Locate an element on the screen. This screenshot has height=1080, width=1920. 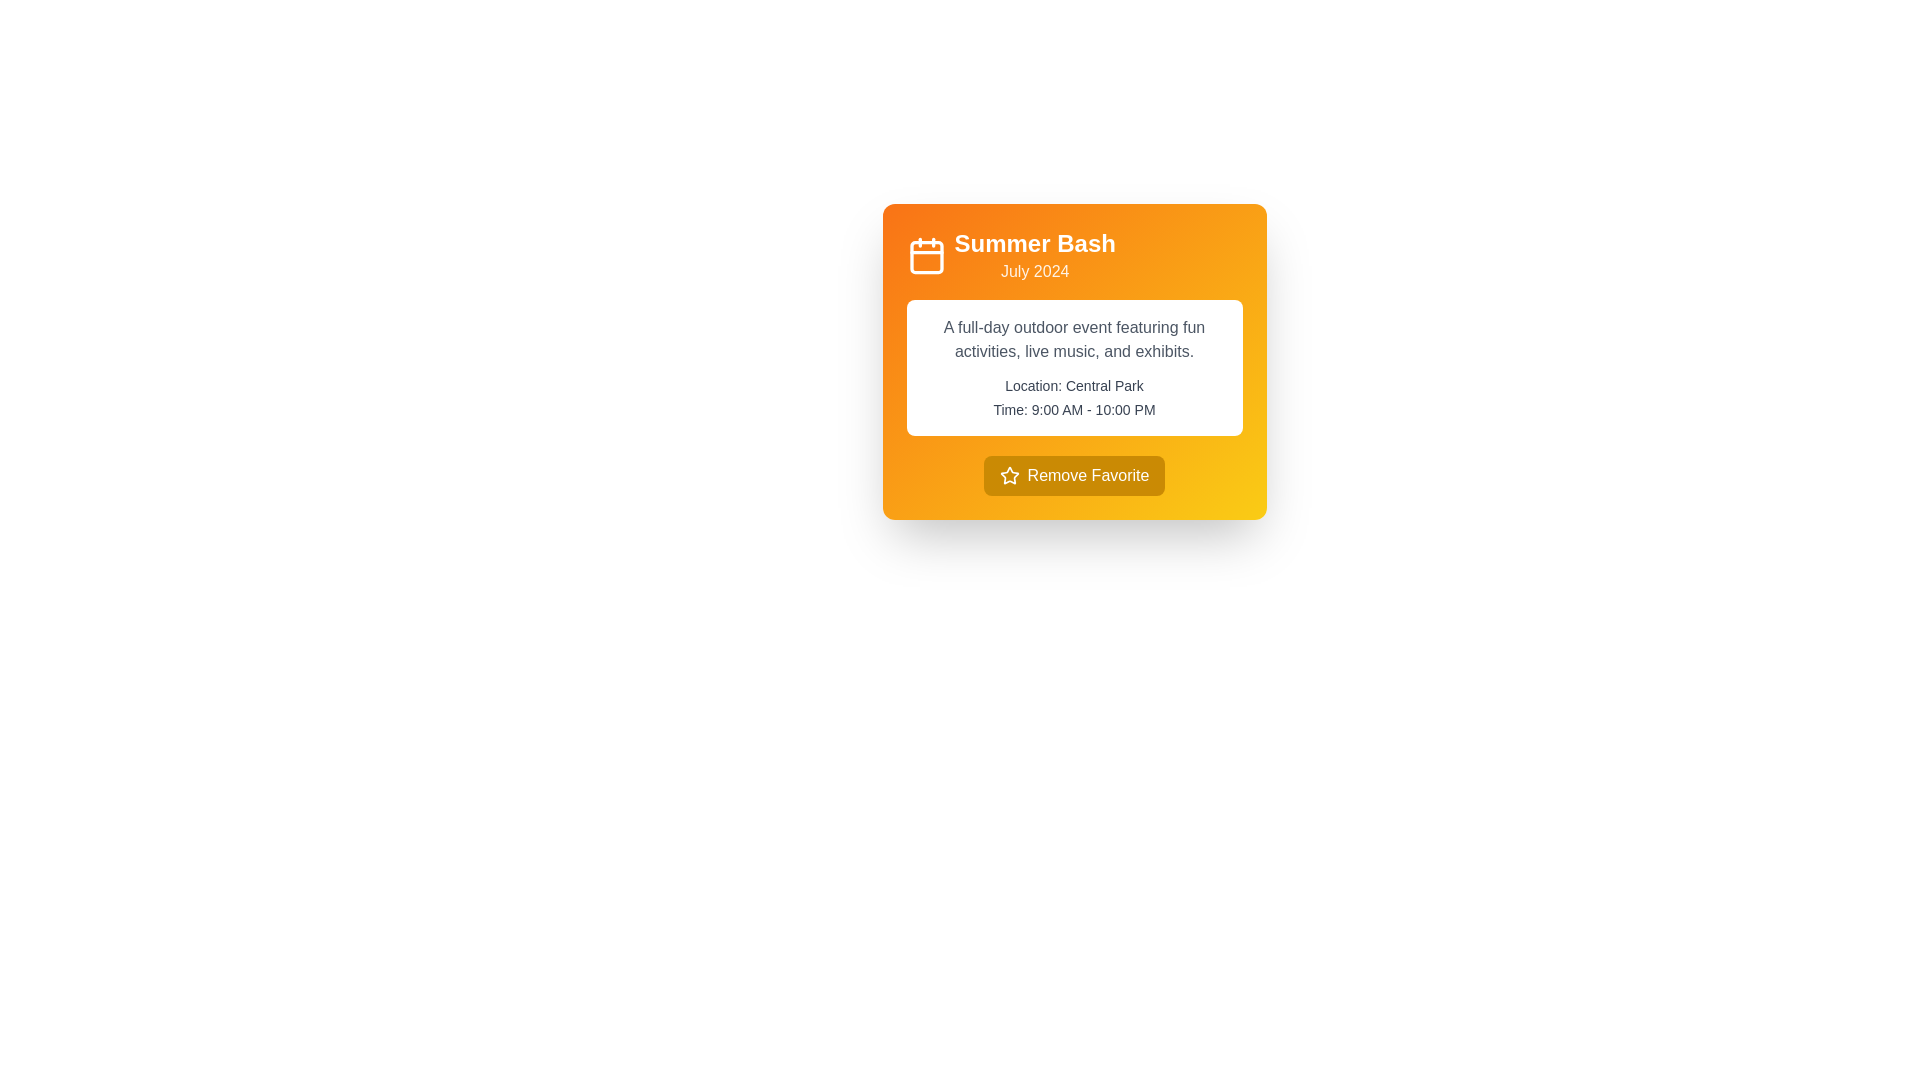
the text label displaying 'July 2024', which is styled with white text on an orange background and positioned below the 'Summer Bash' title is located at coordinates (1035, 272).